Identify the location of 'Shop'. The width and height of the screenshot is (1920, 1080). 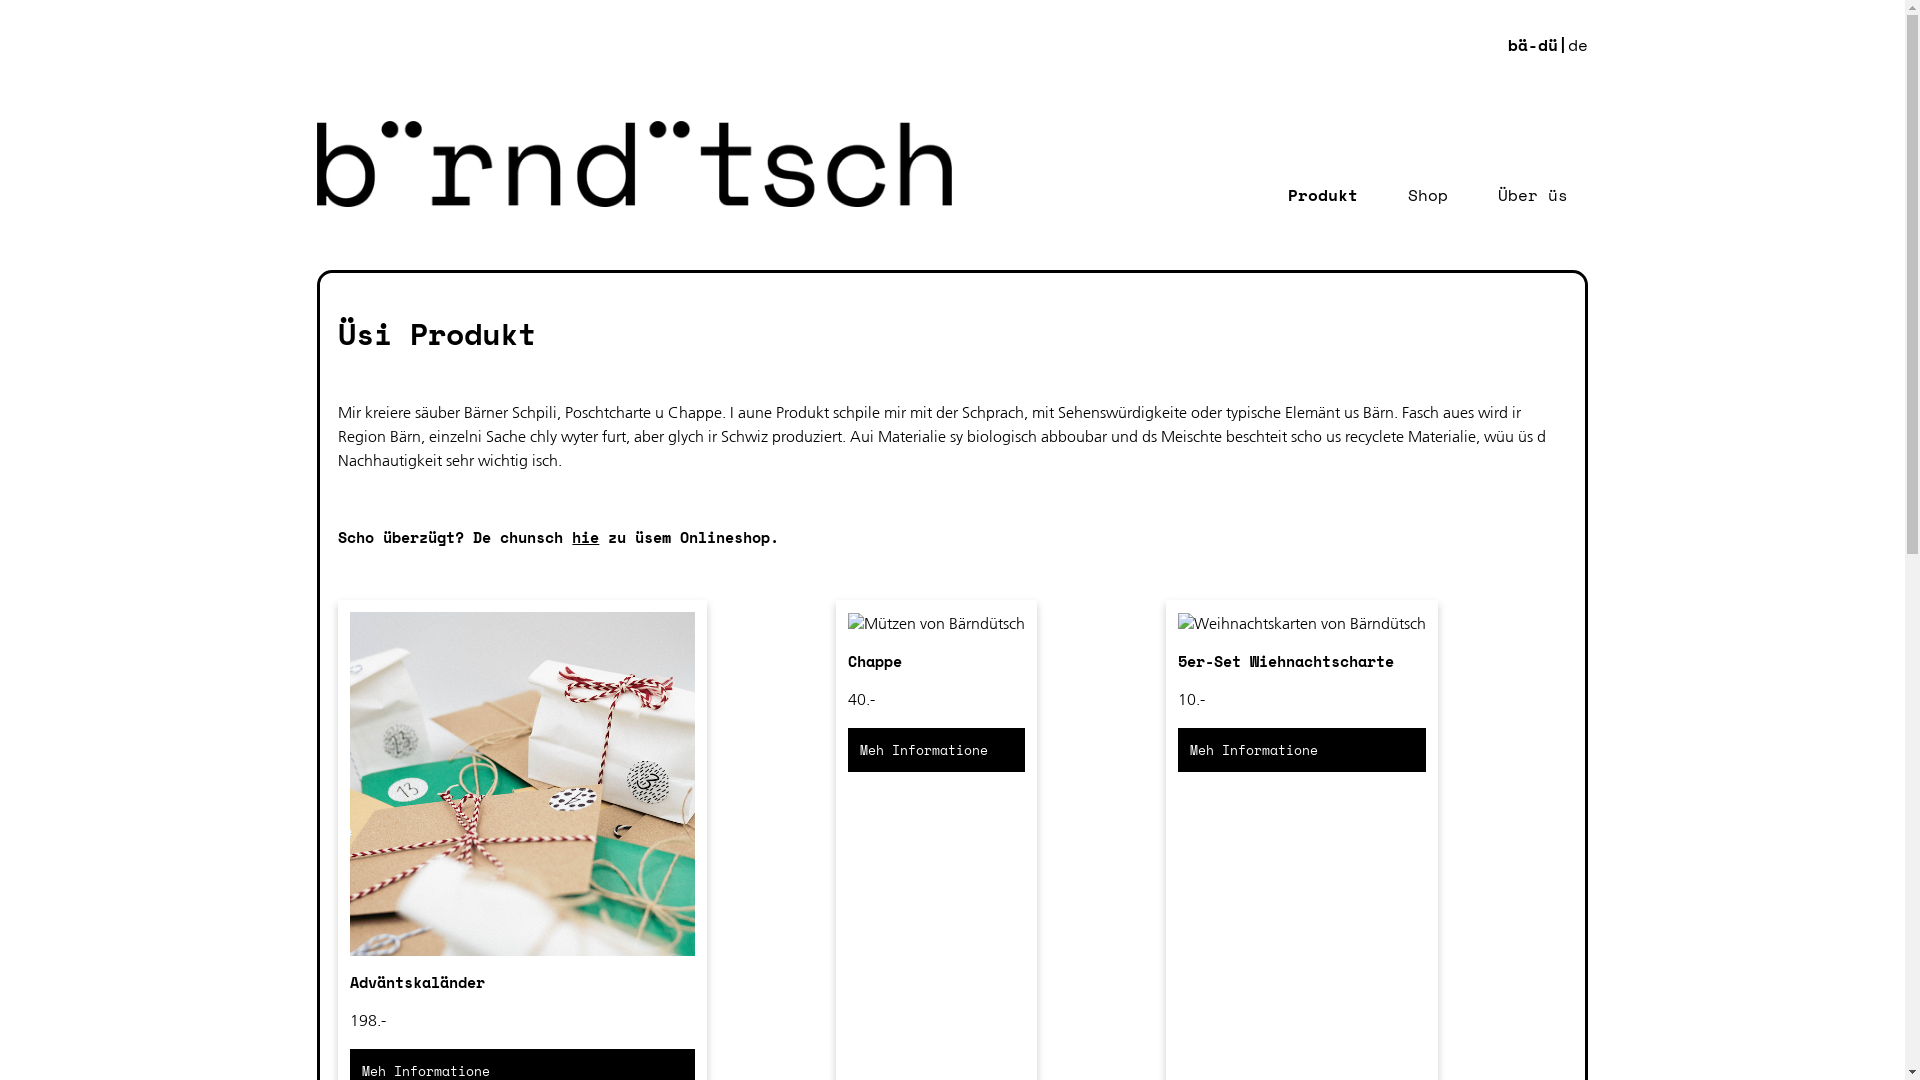
(1426, 195).